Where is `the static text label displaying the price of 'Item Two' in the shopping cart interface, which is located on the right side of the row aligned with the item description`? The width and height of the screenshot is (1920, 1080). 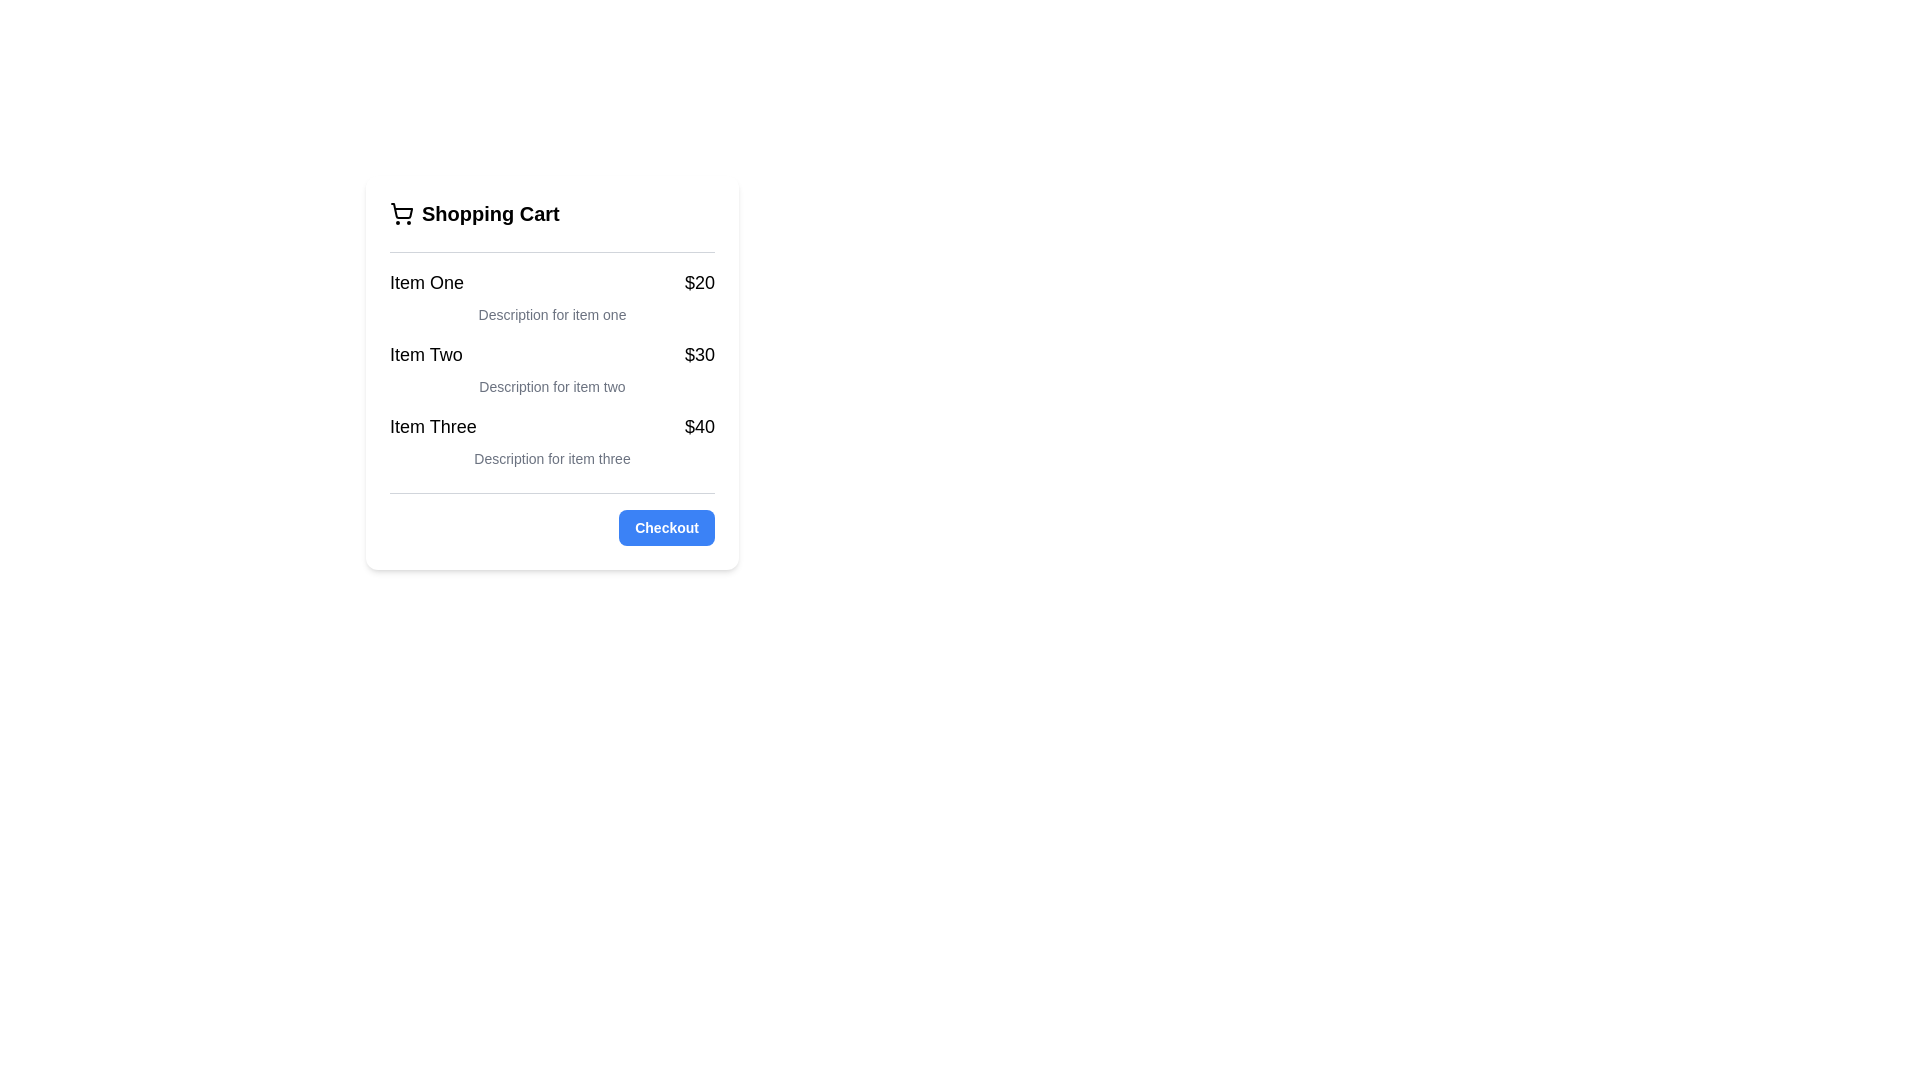
the static text label displaying the price of 'Item Two' in the shopping cart interface, which is located on the right side of the row aligned with the item description is located at coordinates (700, 353).